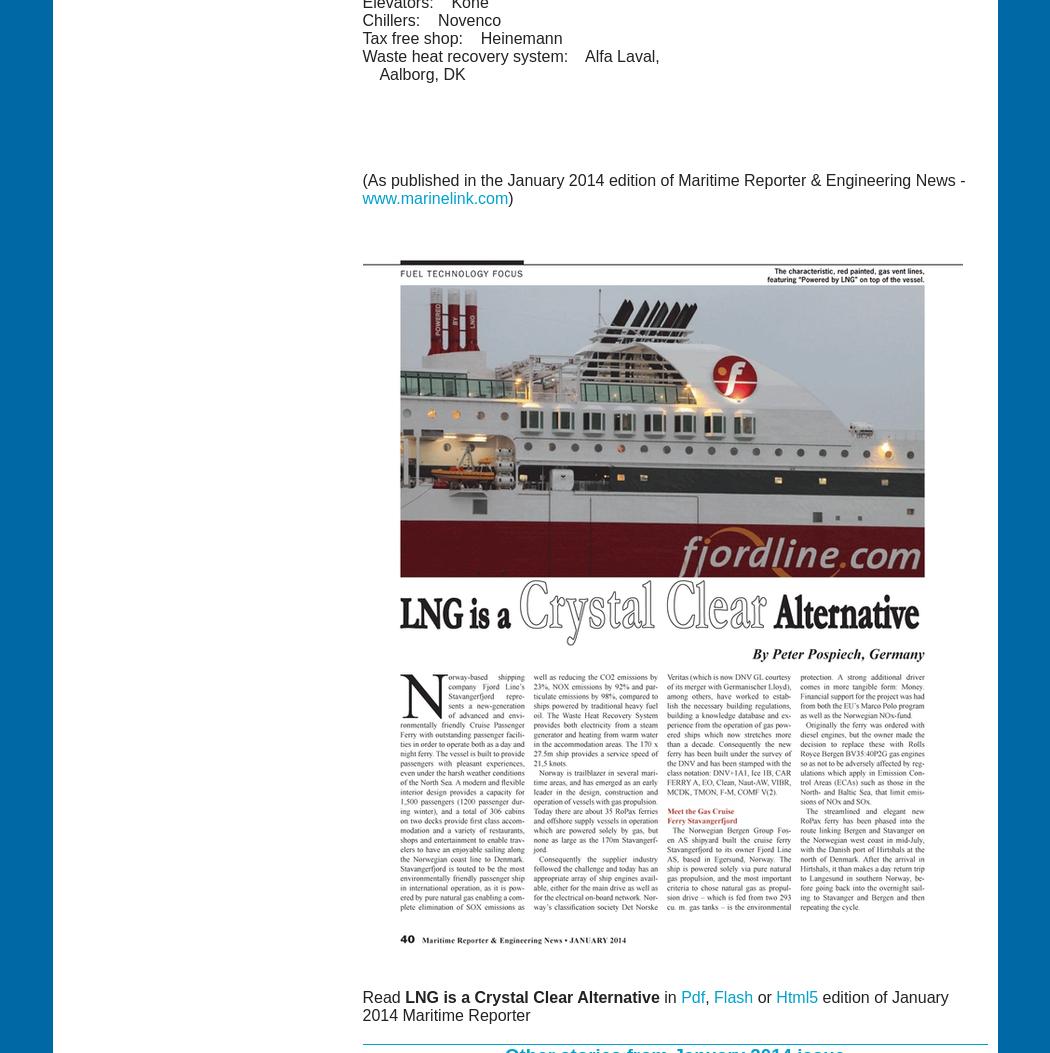 This screenshot has width=1050, height=1053. What do you see at coordinates (669, 996) in the screenshot?
I see `'in'` at bounding box center [669, 996].